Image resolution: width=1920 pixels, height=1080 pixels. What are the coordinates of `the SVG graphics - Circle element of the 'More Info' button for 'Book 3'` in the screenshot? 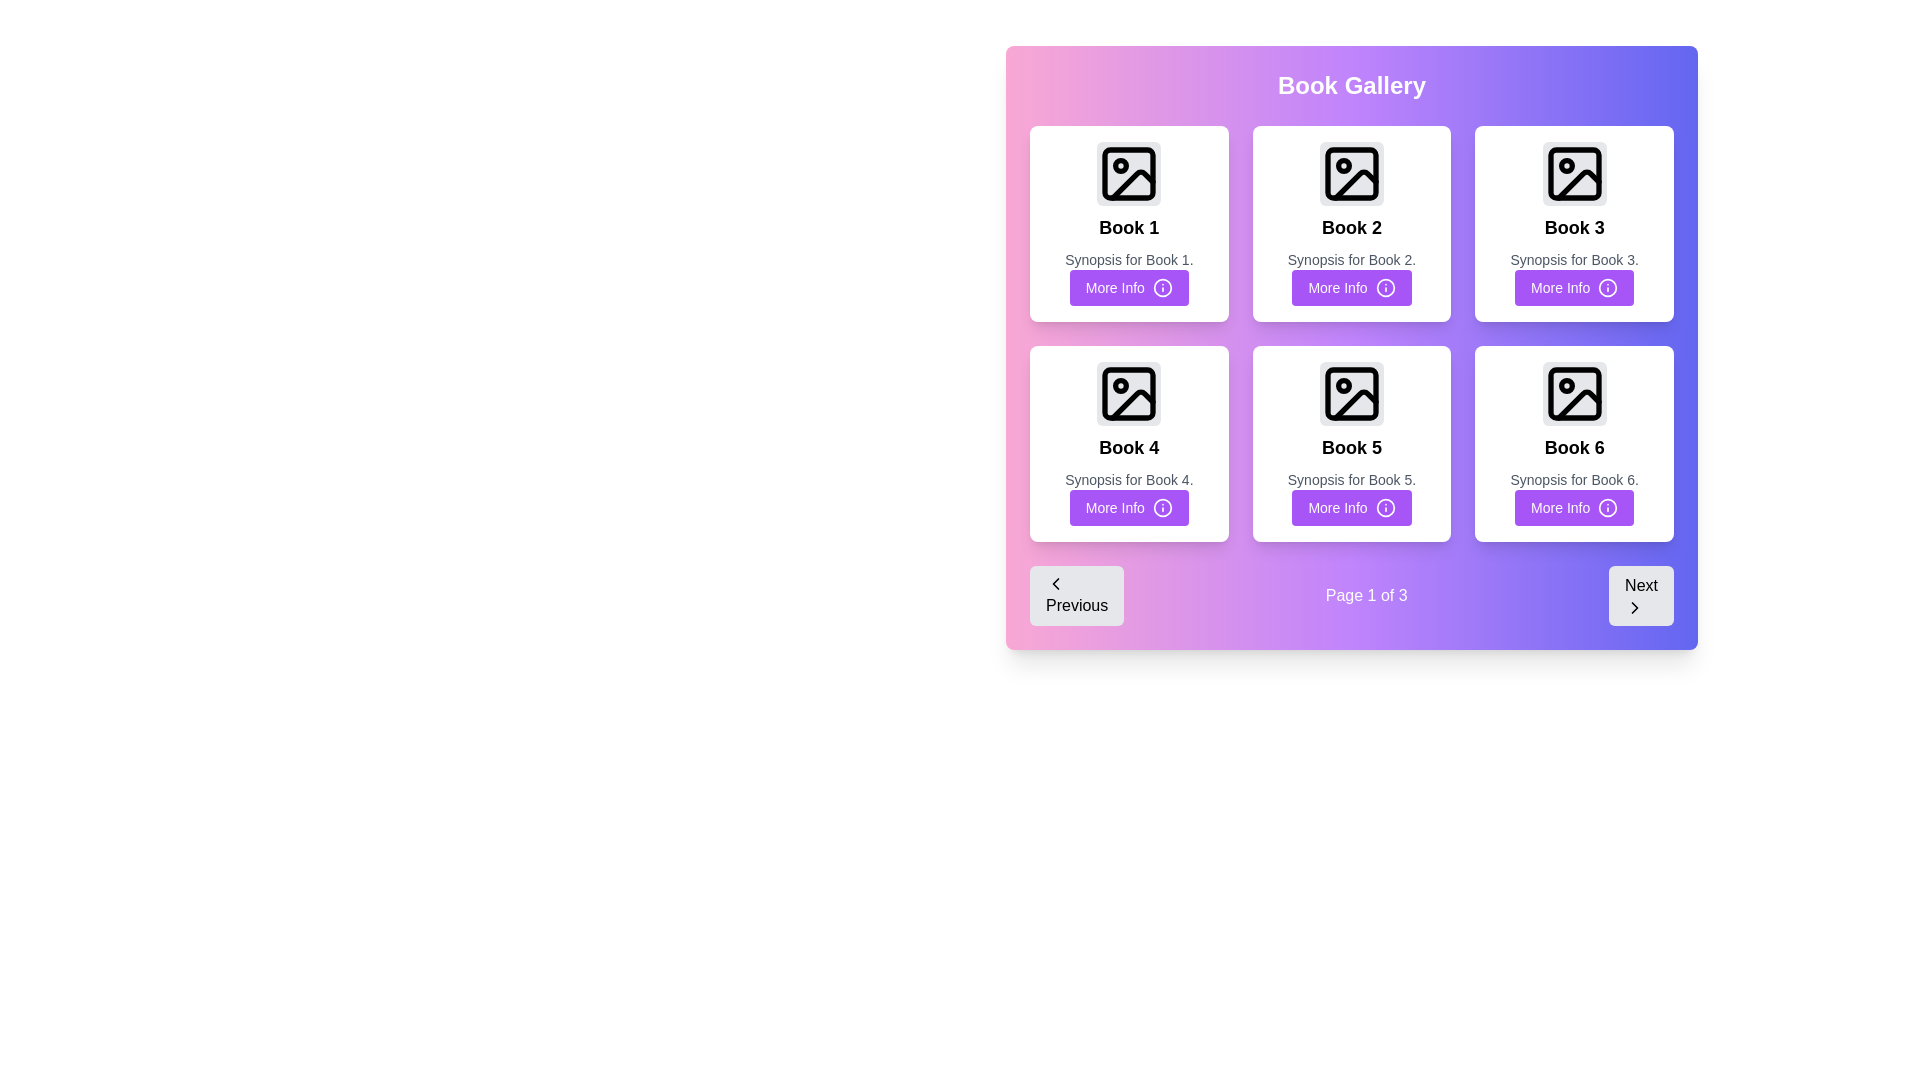 It's located at (1608, 288).